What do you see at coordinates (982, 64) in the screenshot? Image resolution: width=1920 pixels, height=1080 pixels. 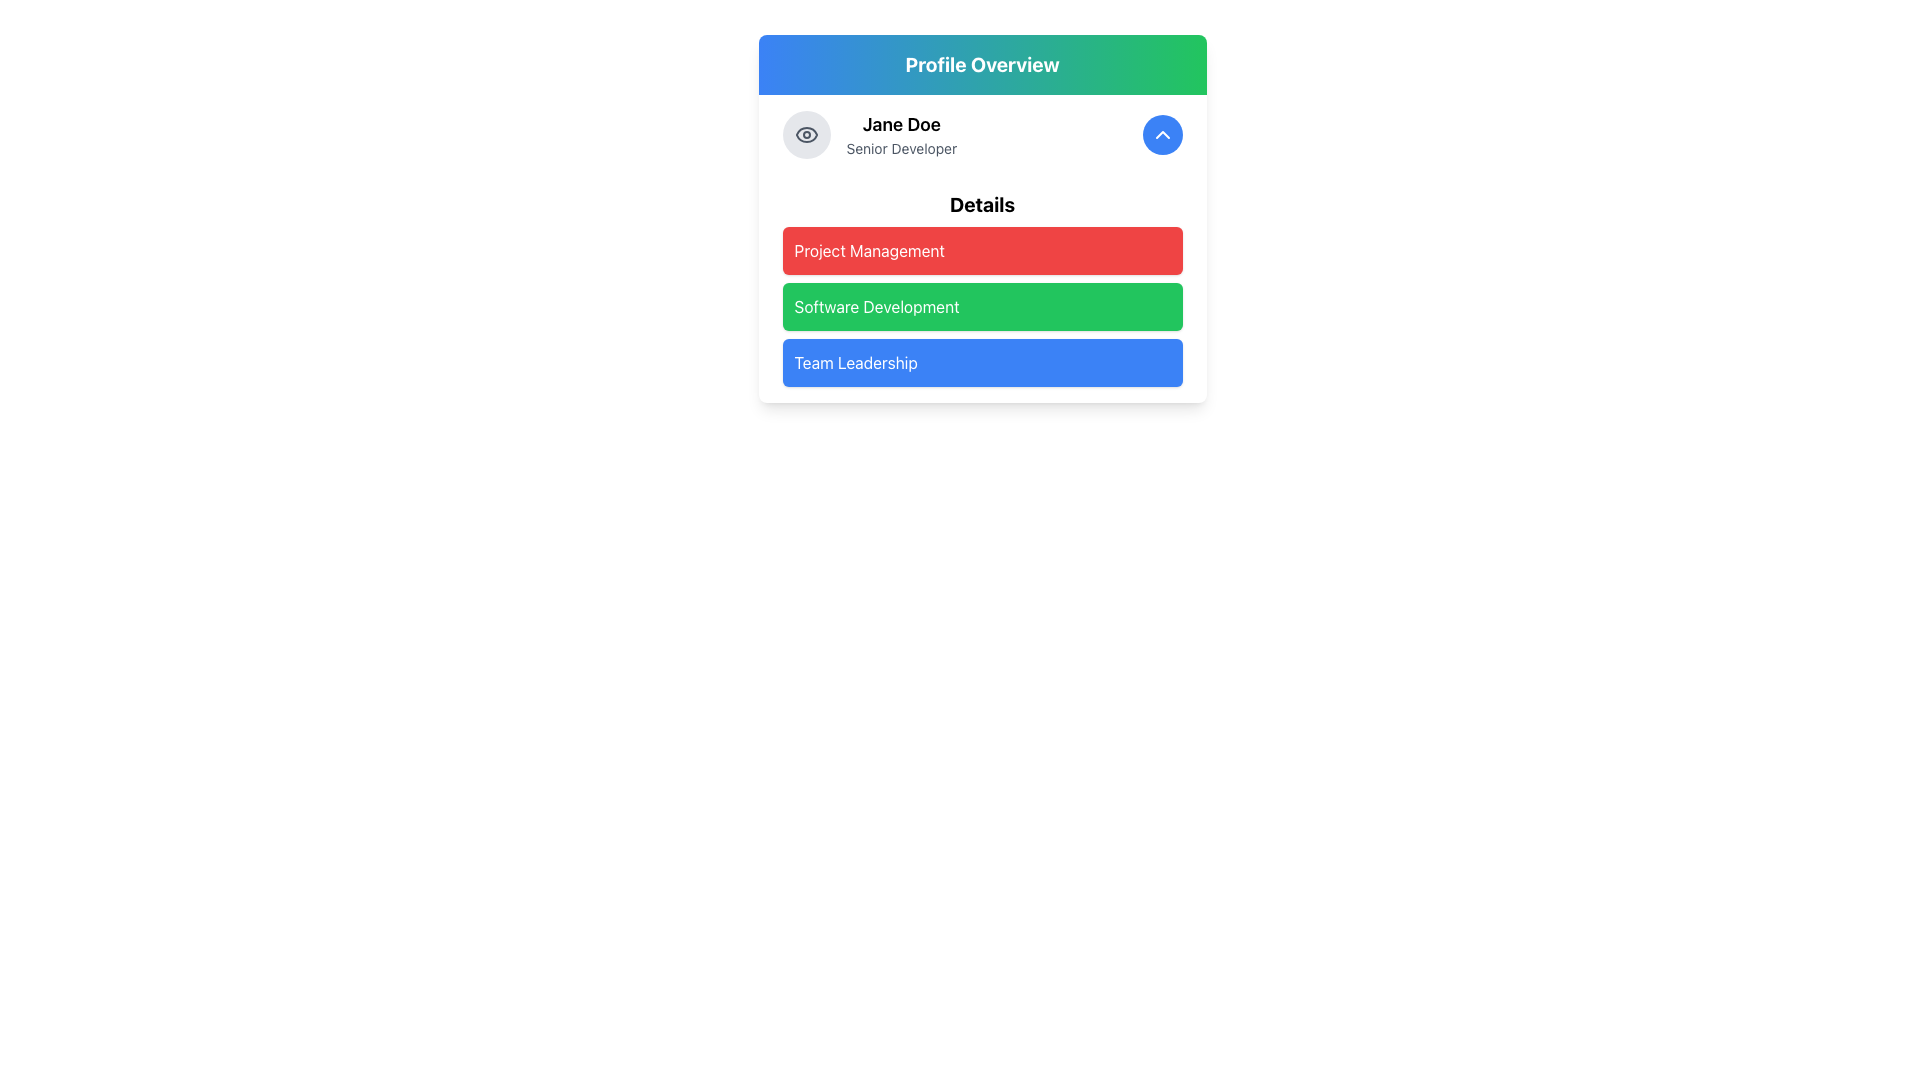 I see `the header element that serves as the main title for the user profile card, positioned at the top of the card layout` at bounding box center [982, 64].